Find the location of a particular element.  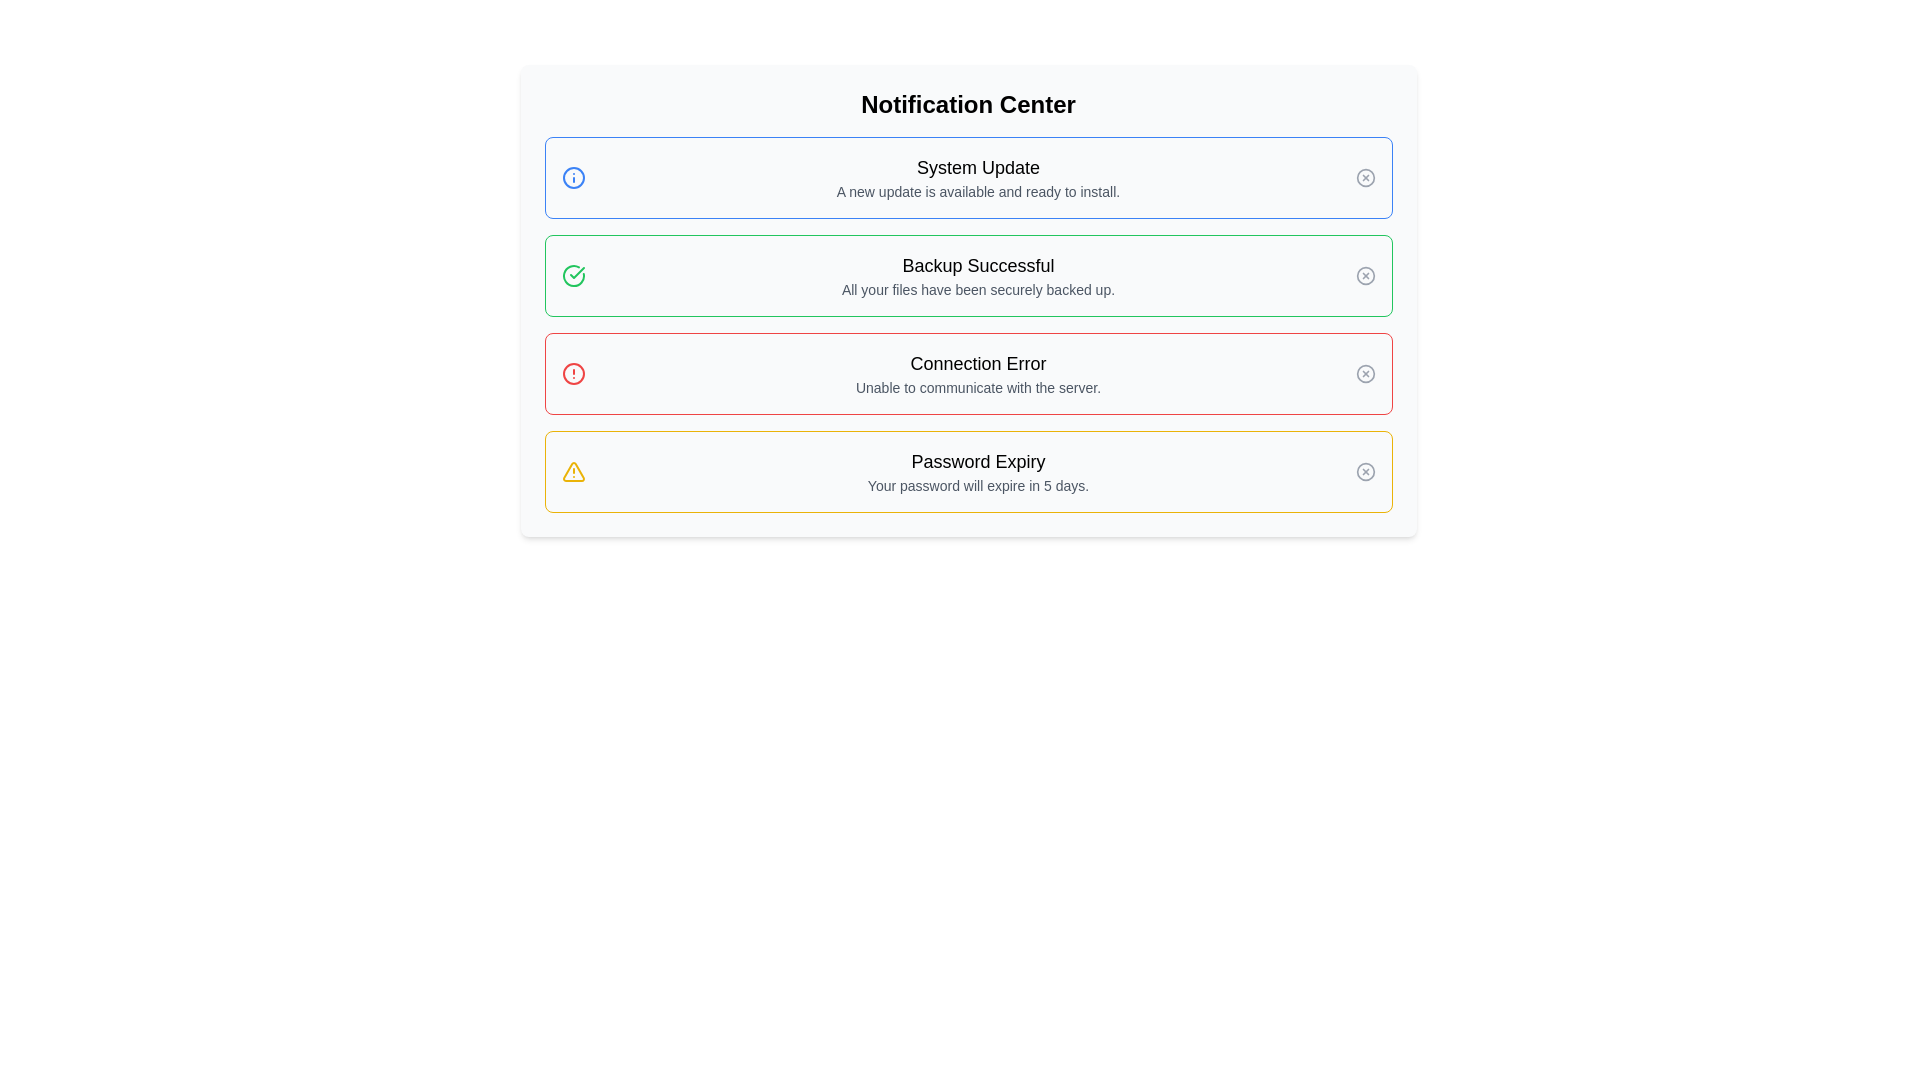

the text located in the second notification card of the Notification Center, positioned below the 'Backup Successful' text is located at coordinates (978, 289).